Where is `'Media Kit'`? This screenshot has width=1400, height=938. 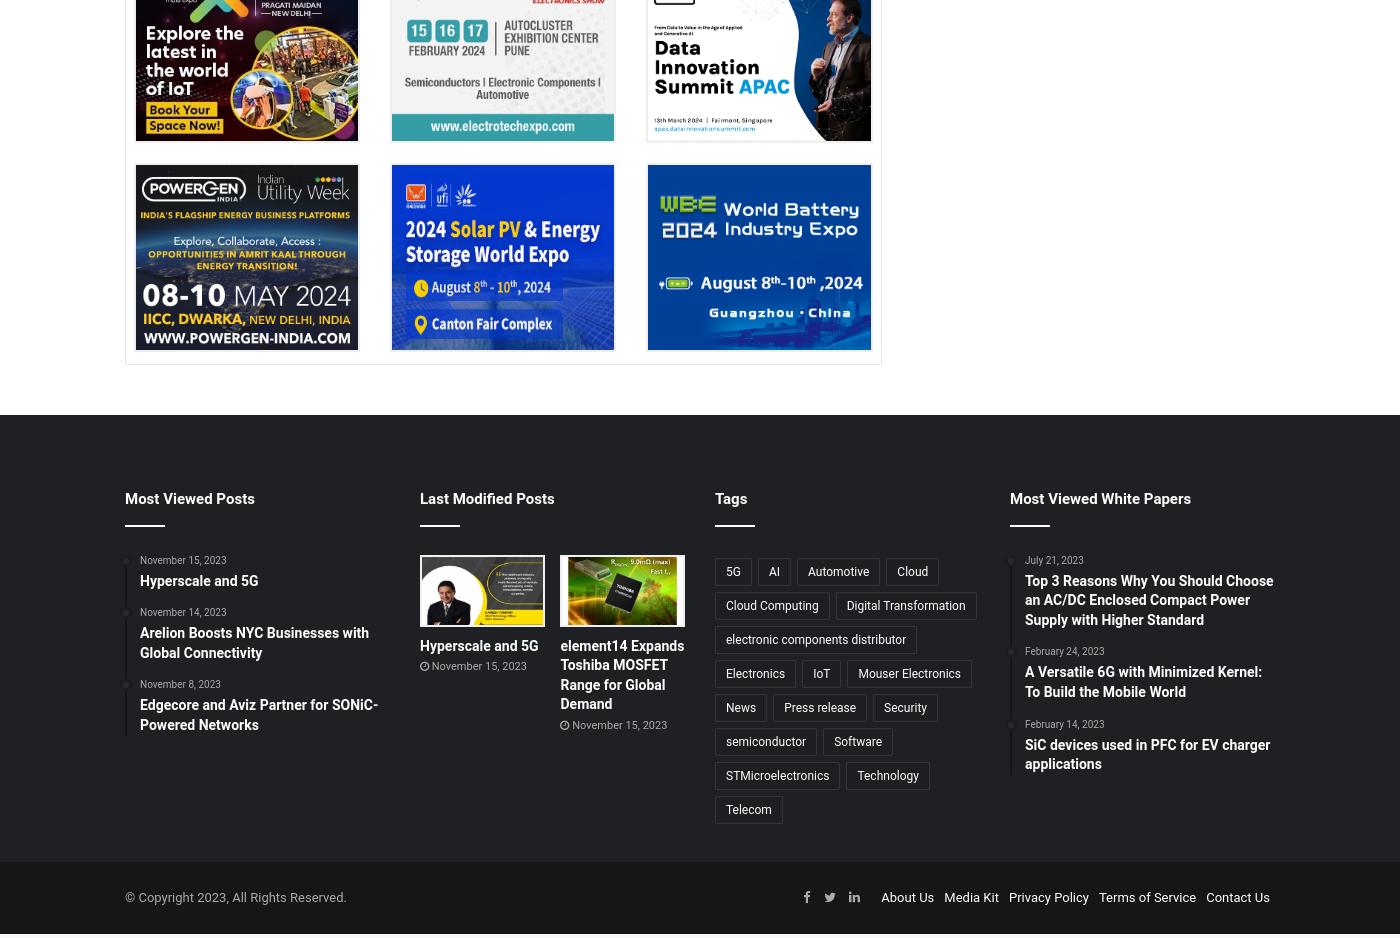
'Media Kit' is located at coordinates (971, 896).